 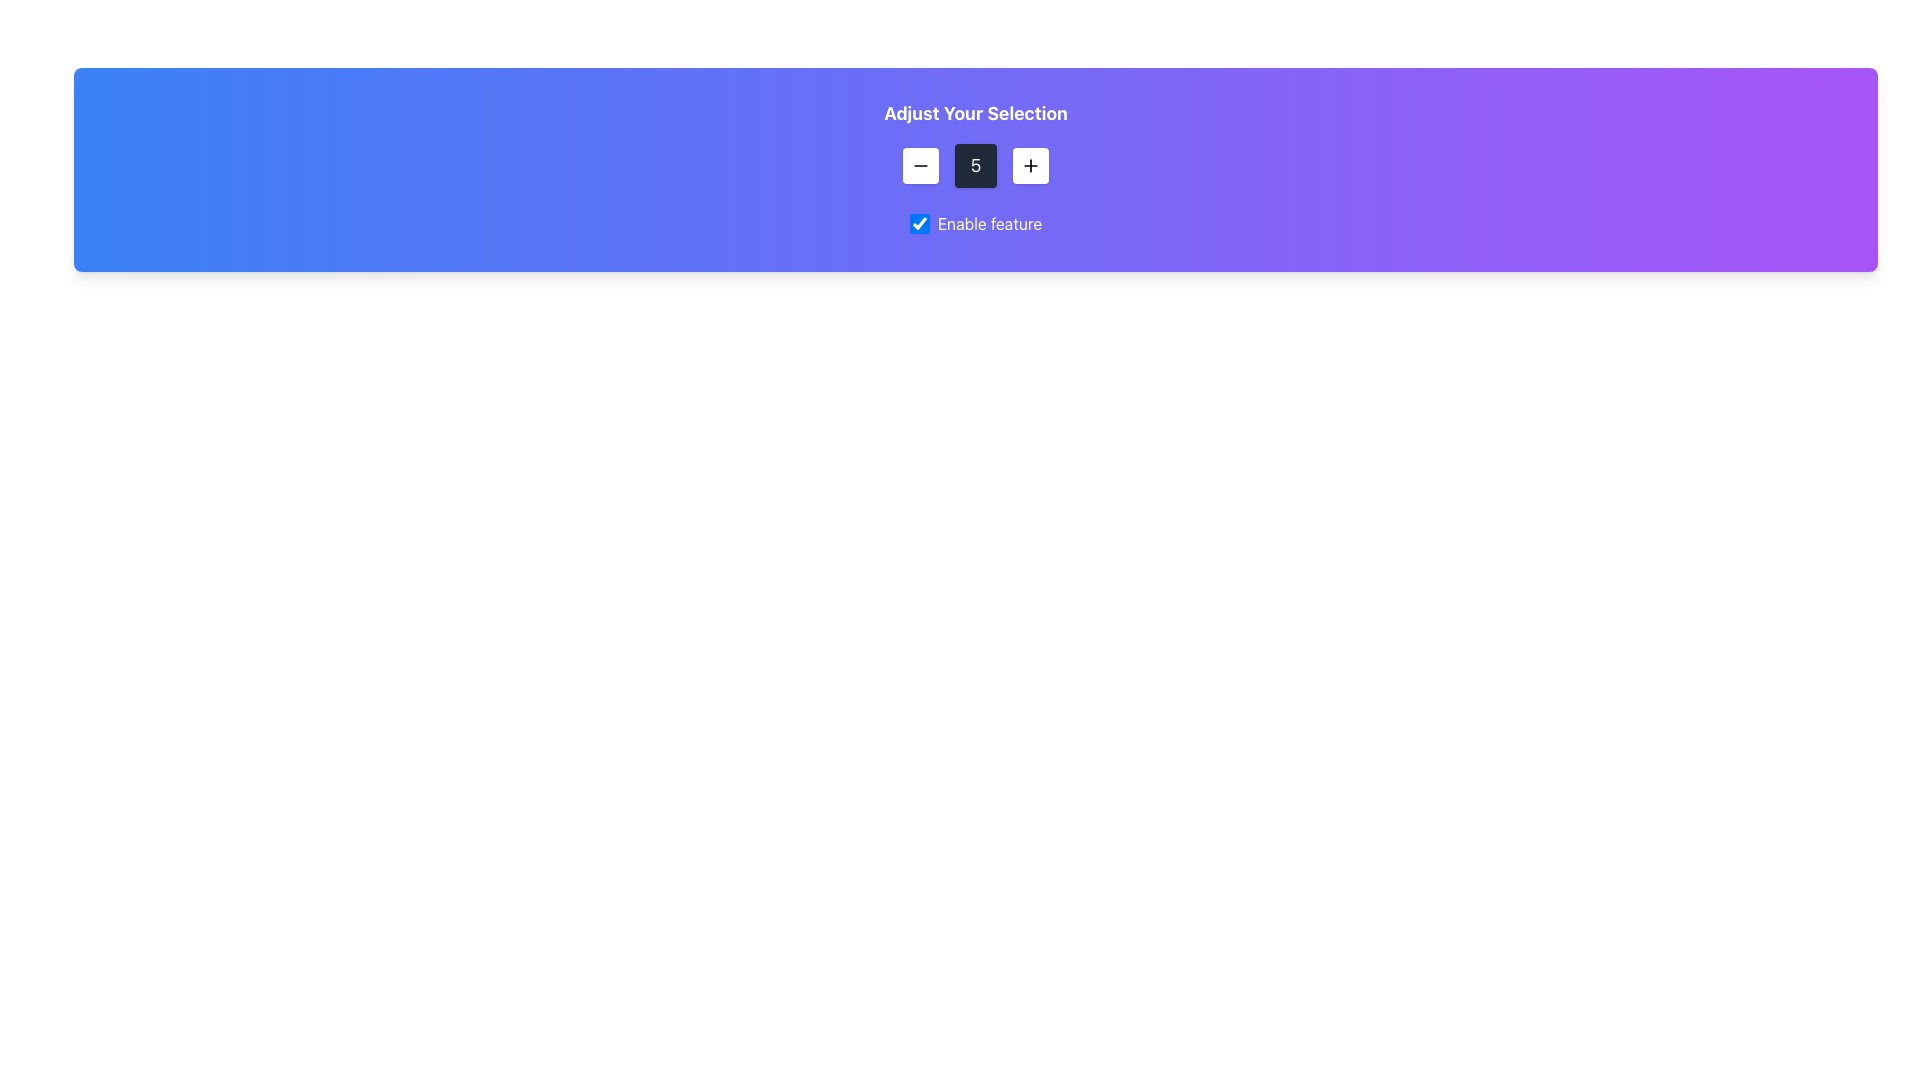 What do you see at coordinates (1031, 164) in the screenshot?
I see `the small plus icon button located in the horizontal control bar, which is the third button to the right of the 'Adjust Your Selection' label, to increase the value` at bounding box center [1031, 164].